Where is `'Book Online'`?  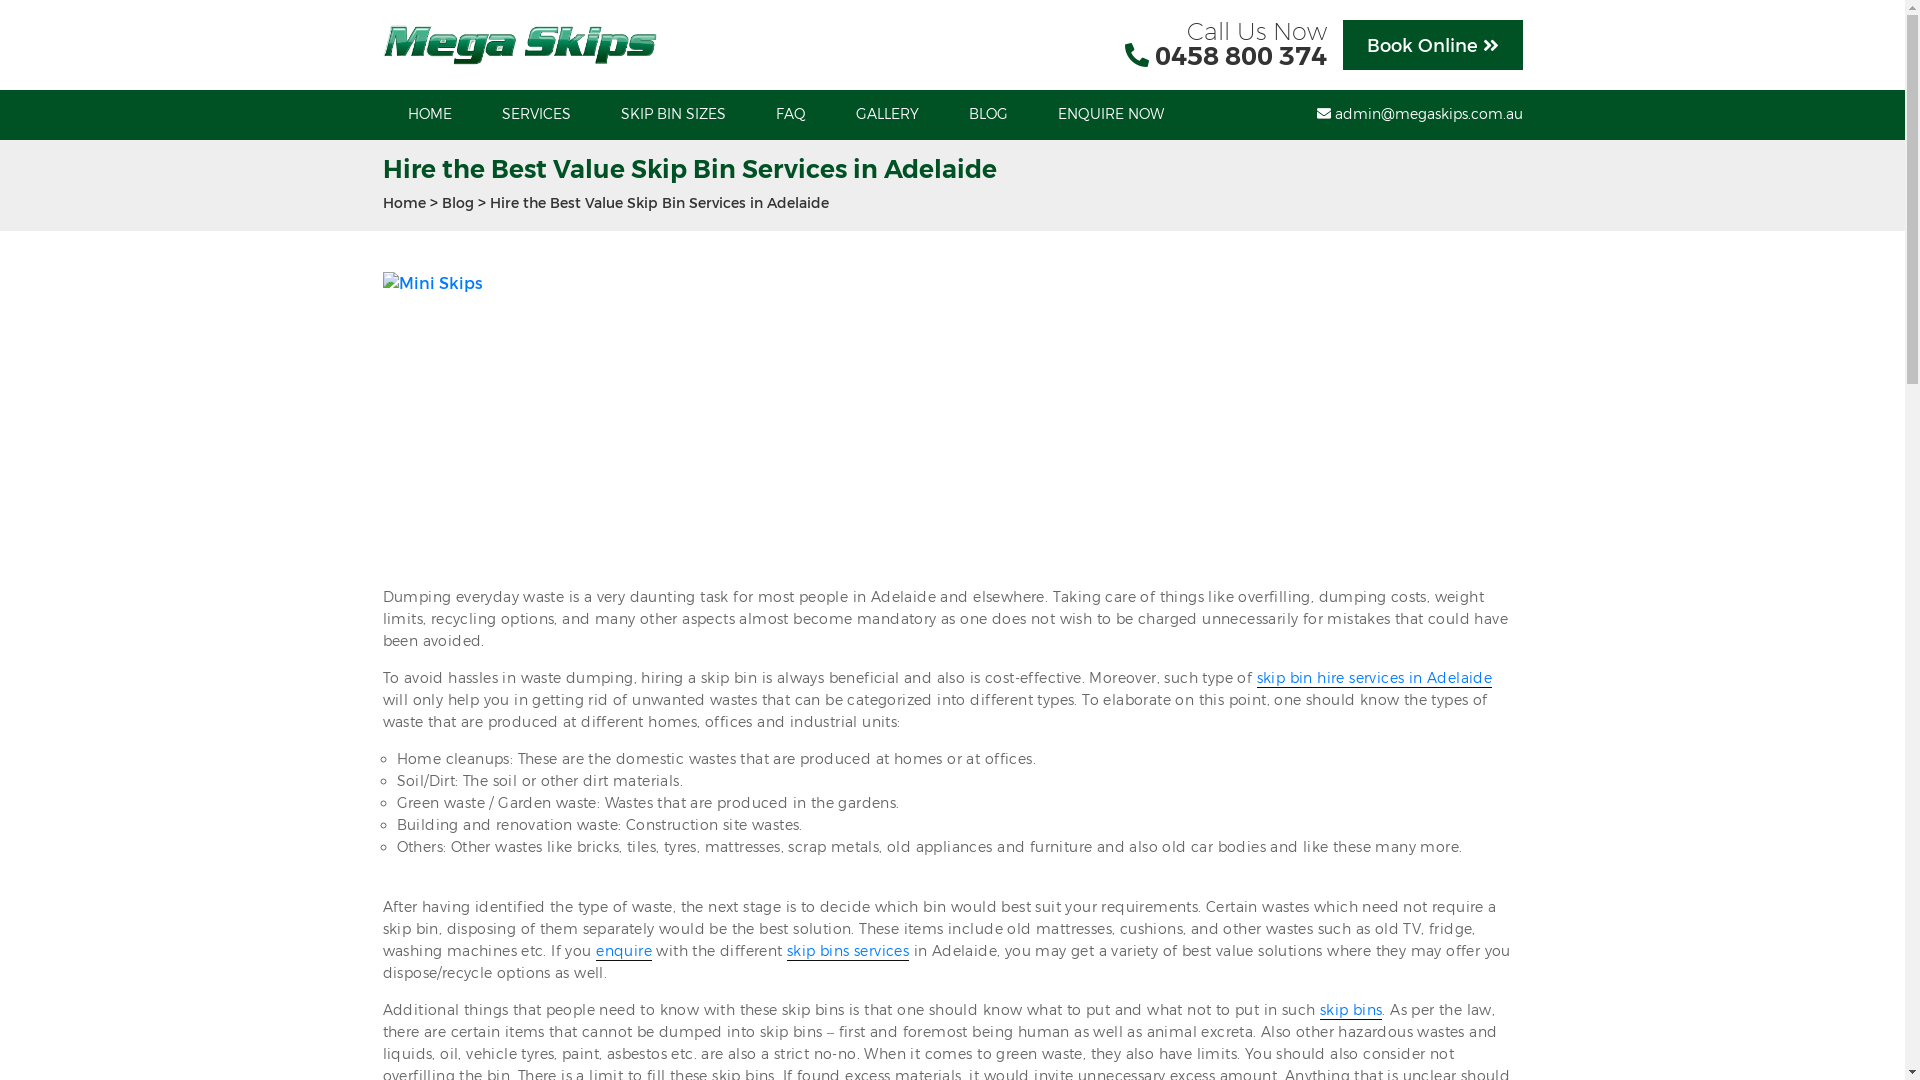 'Book Online' is located at coordinates (1430, 45).